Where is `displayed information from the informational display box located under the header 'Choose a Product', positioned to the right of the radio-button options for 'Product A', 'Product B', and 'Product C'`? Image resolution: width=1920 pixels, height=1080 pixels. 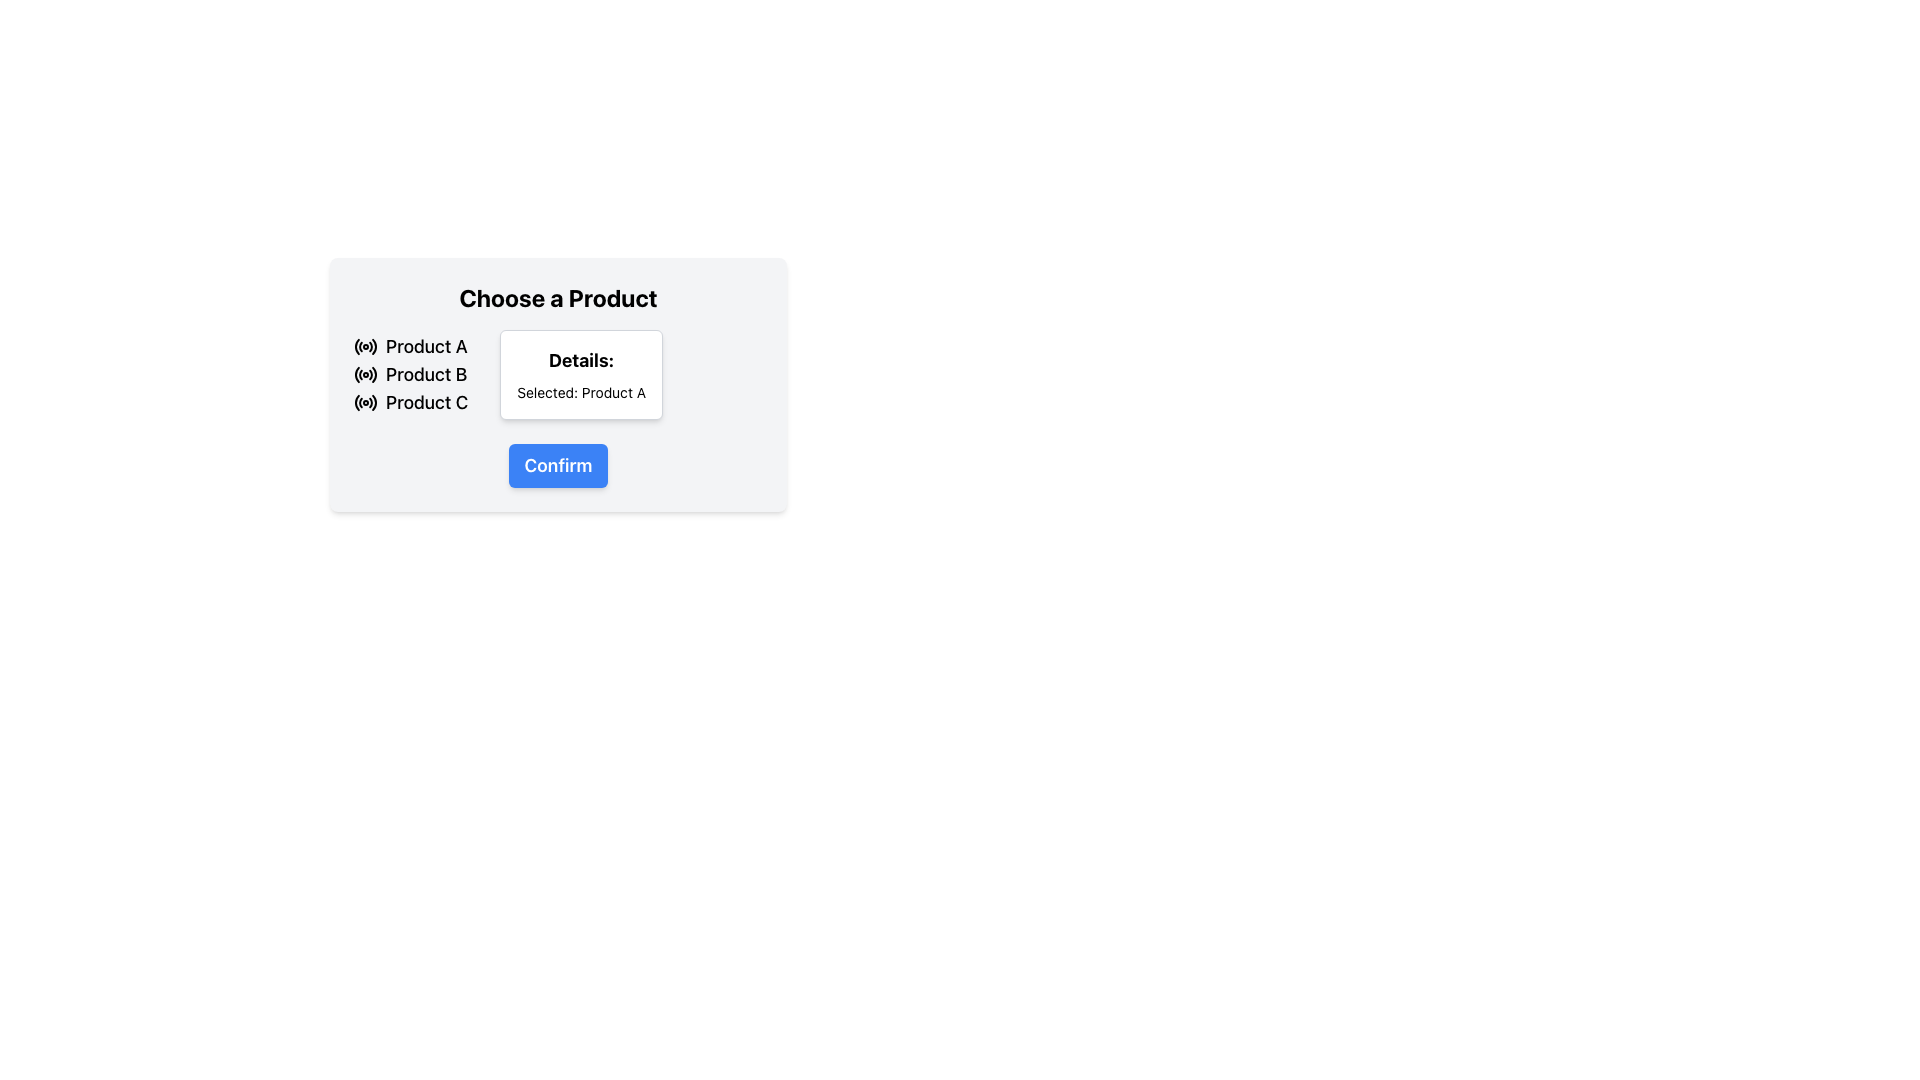 displayed information from the informational display box located under the header 'Choose a Product', positioned to the right of the radio-button options for 'Product A', 'Product B', and 'Product C' is located at coordinates (558, 374).